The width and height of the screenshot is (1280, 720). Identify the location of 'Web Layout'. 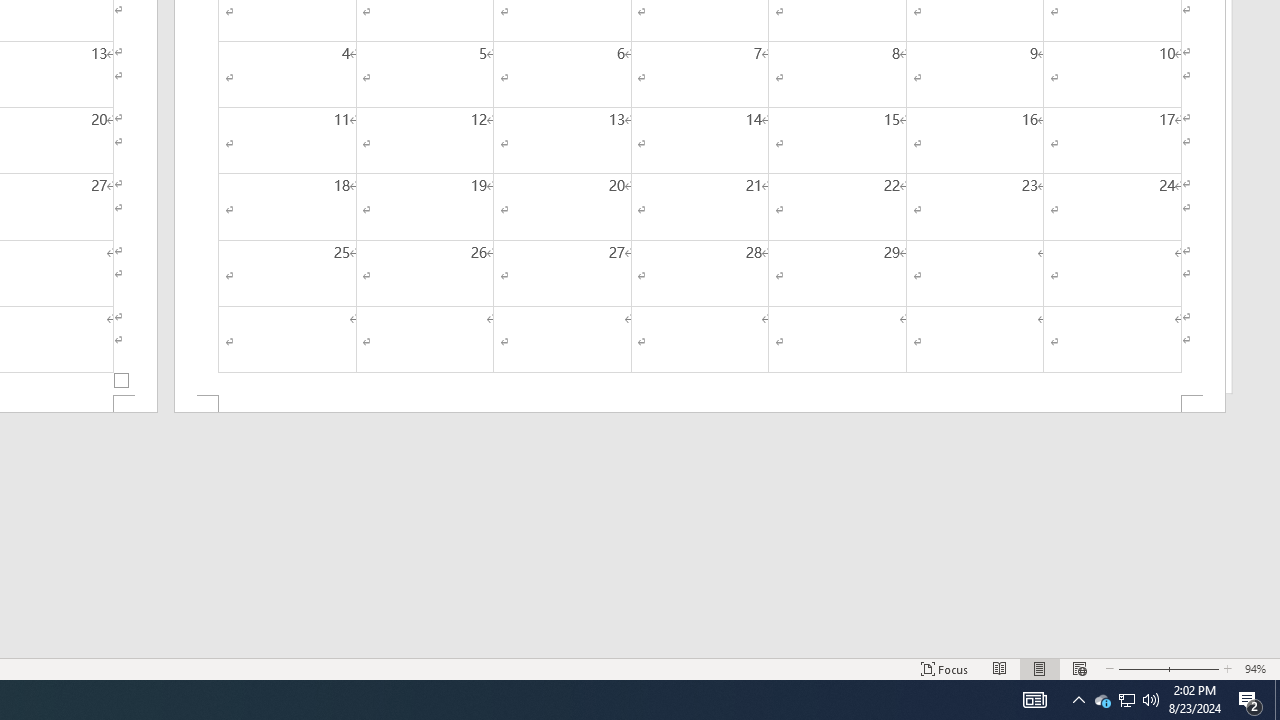
(1078, 669).